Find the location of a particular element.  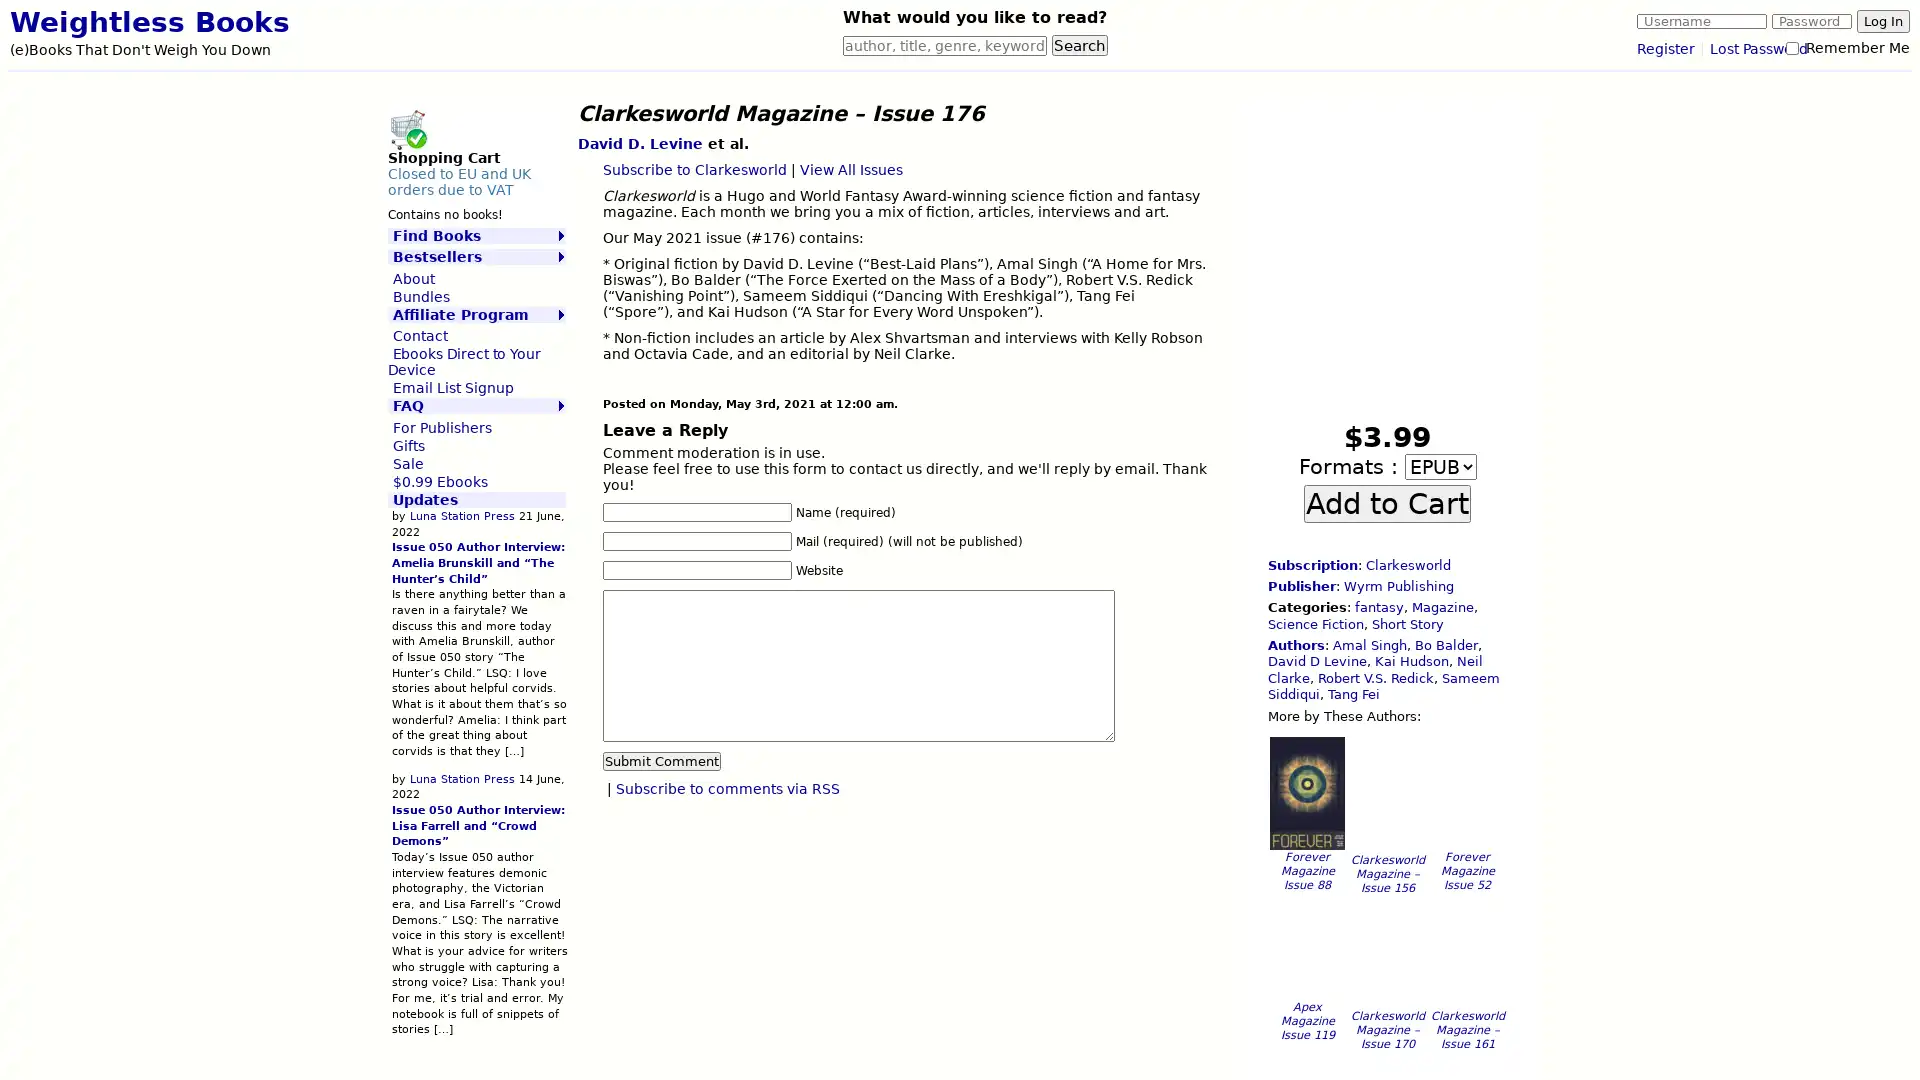

Log In is located at coordinates (1882, 21).